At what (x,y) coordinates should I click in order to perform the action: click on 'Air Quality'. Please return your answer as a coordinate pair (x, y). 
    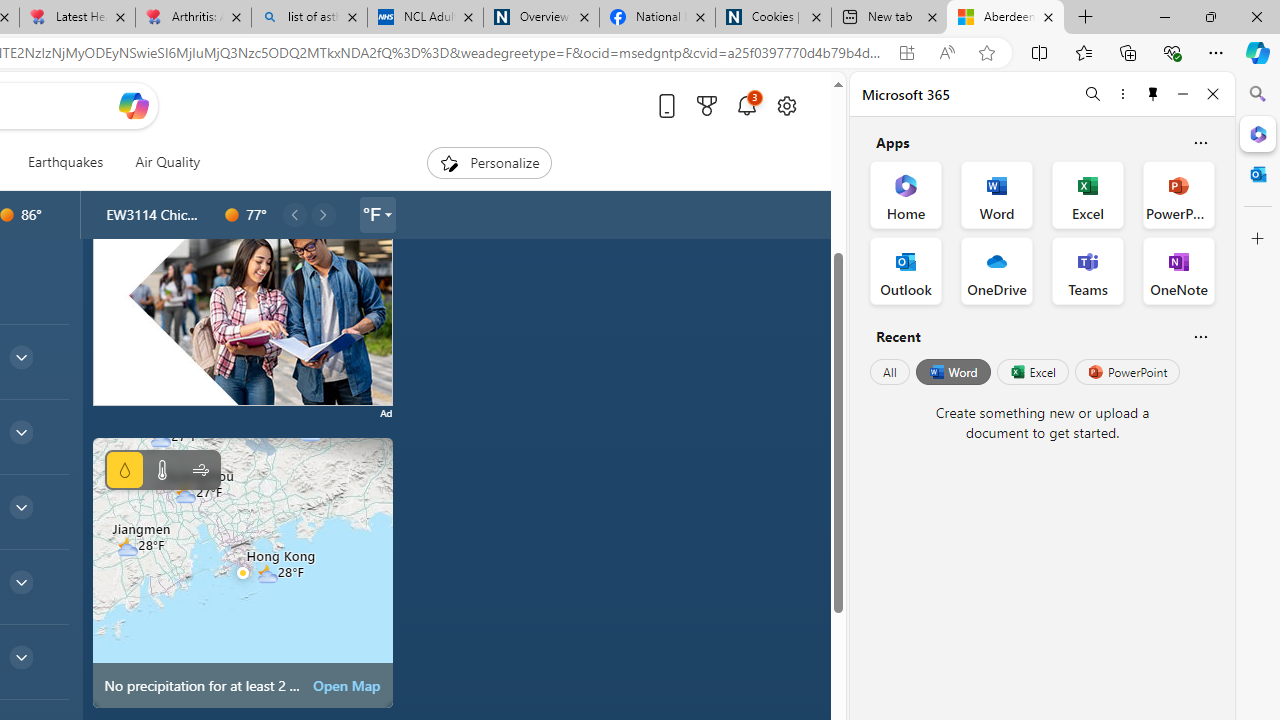
    Looking at the image, I should click on (167, 162).